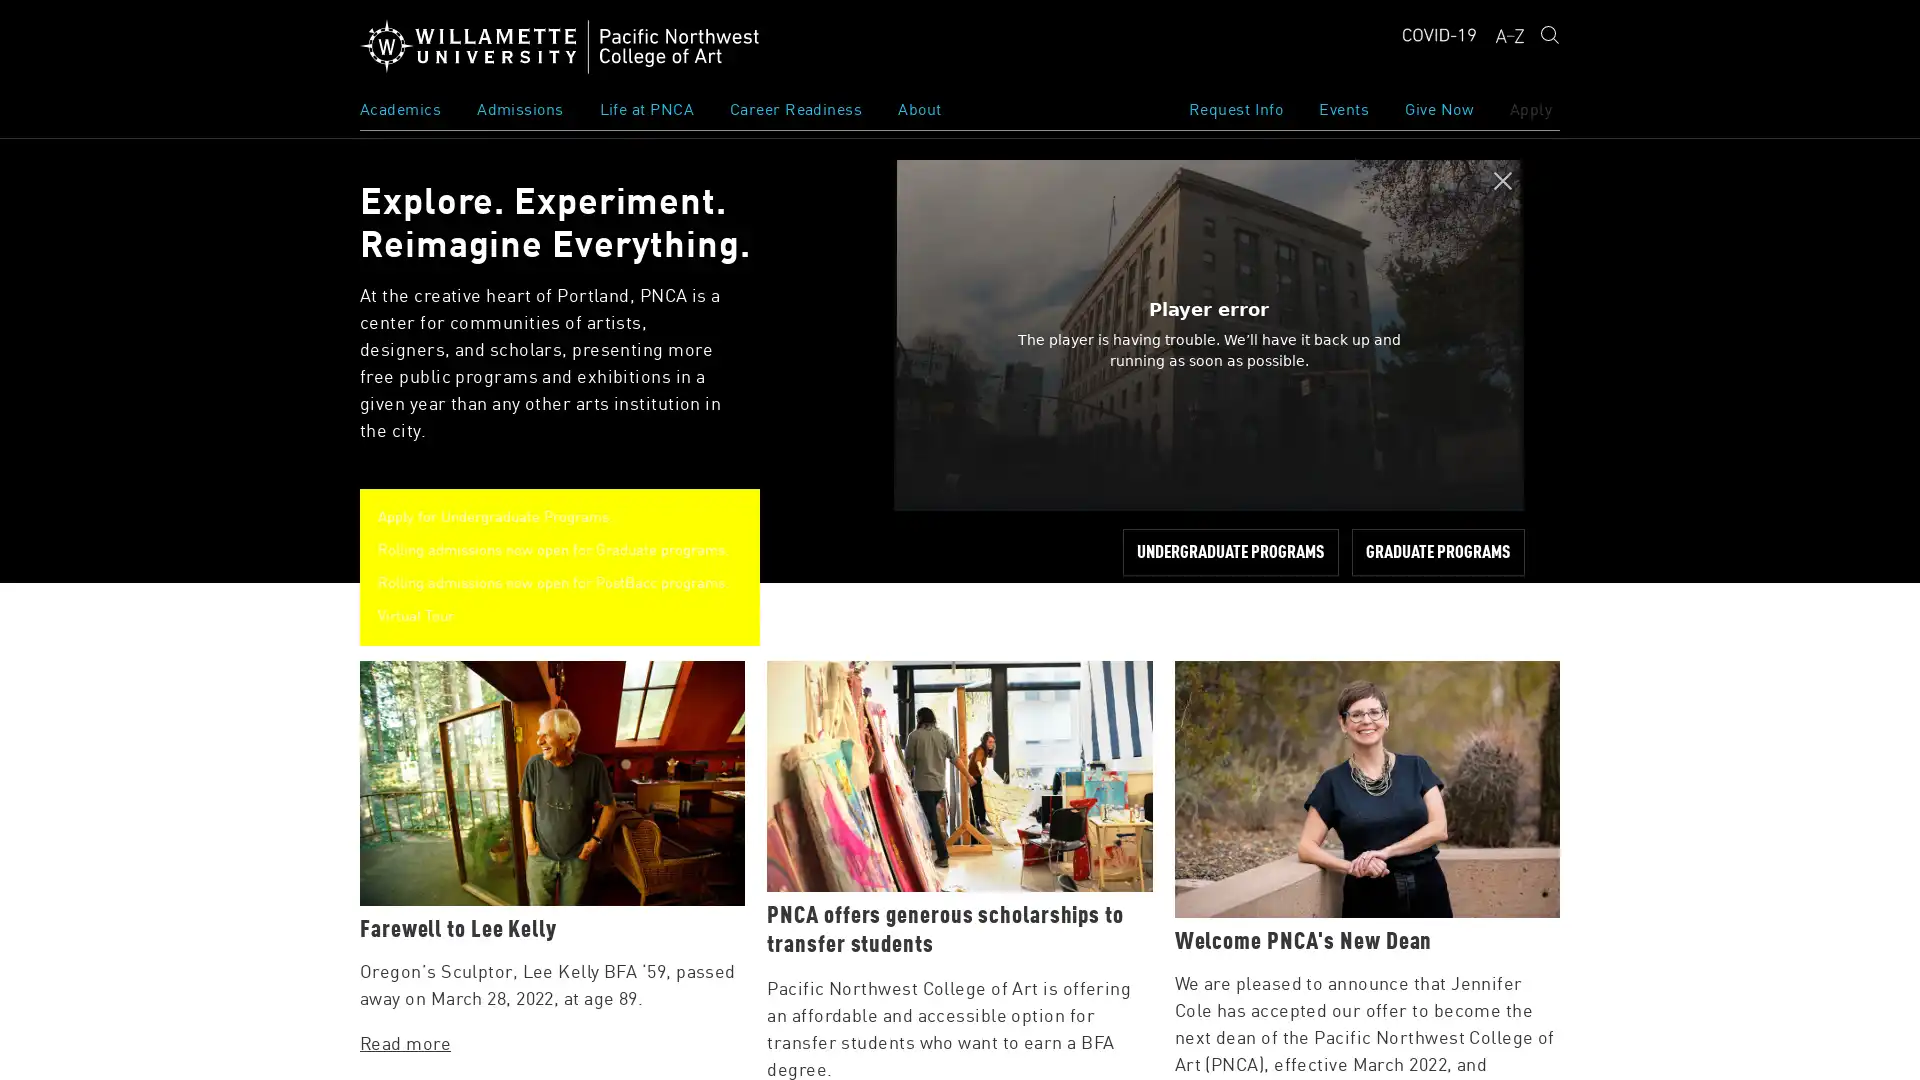 Image resolution: width=1920 pixels, height=1080 pixels. Describe the element at coordinates (646, 112) in the screenshot. I see `Toggle Subnavigation` at that location.